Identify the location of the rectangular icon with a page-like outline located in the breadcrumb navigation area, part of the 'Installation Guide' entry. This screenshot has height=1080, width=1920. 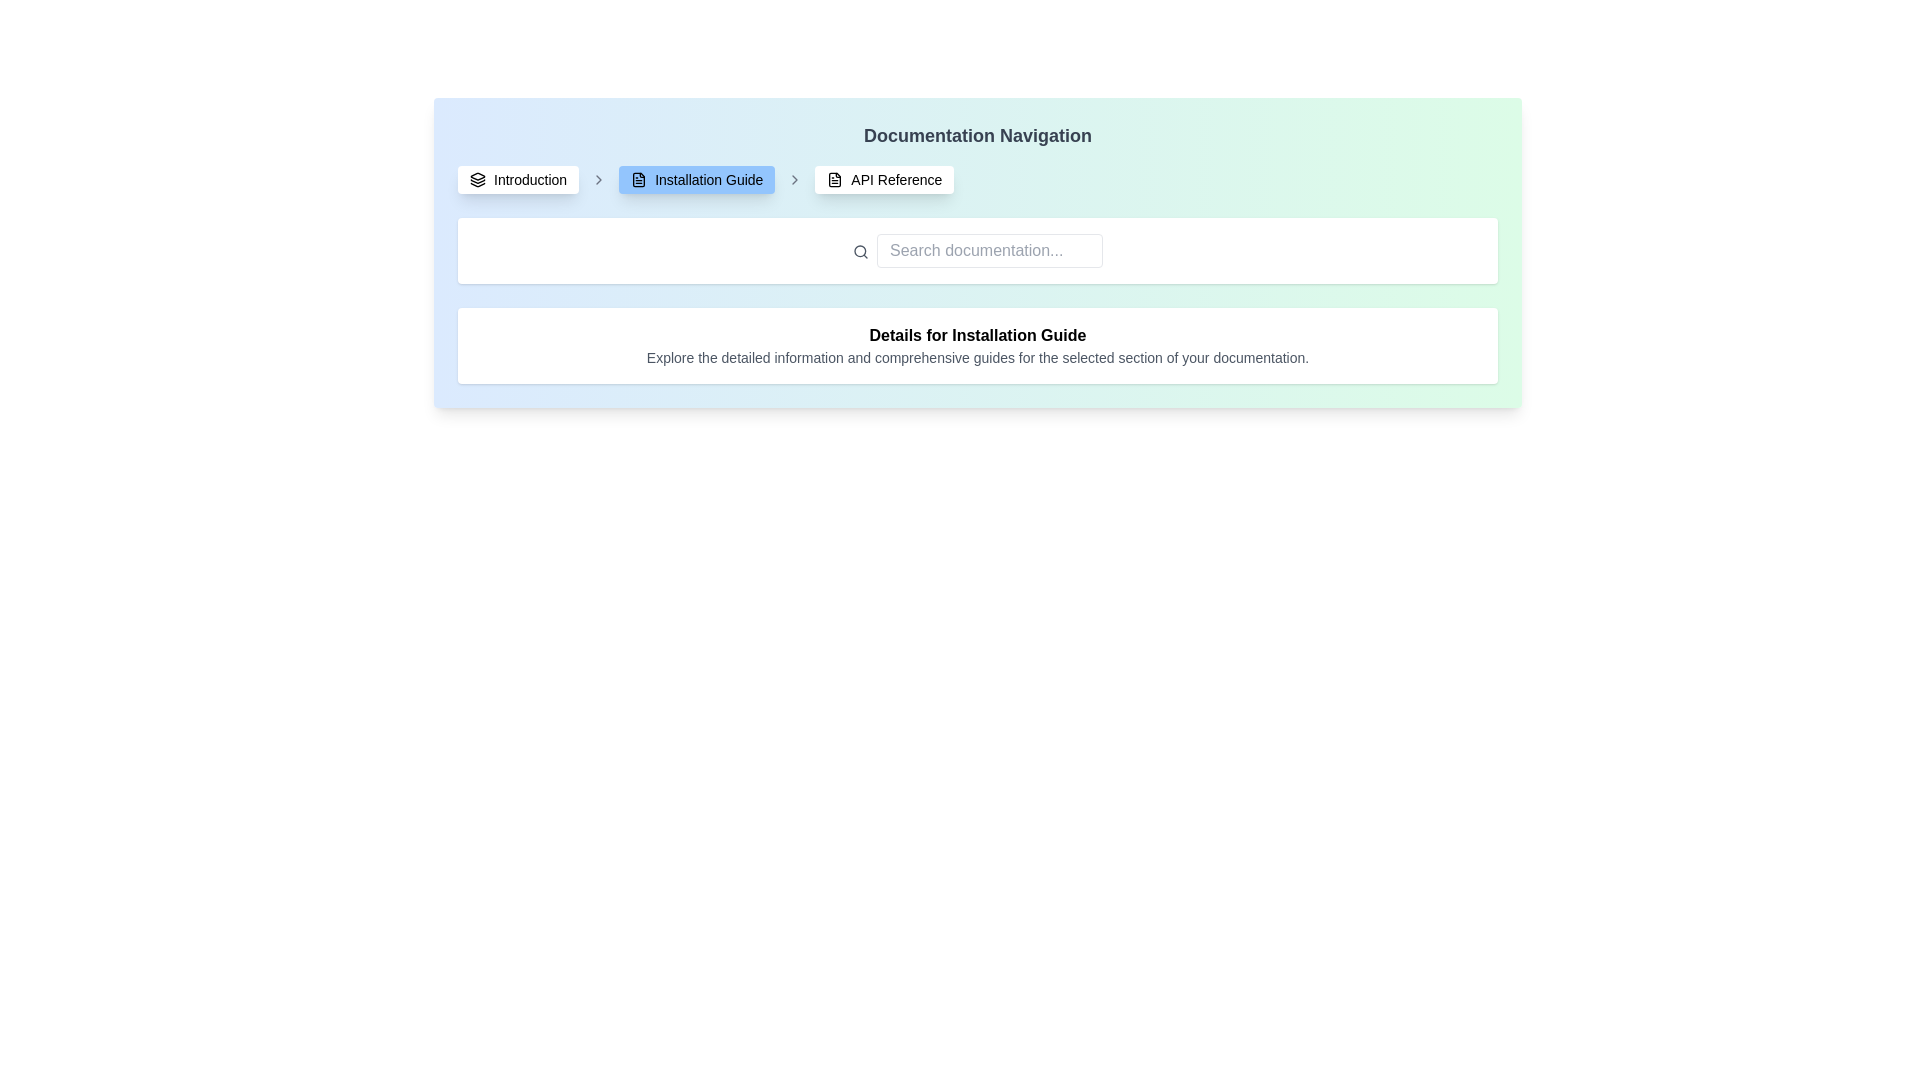
(638, 180).